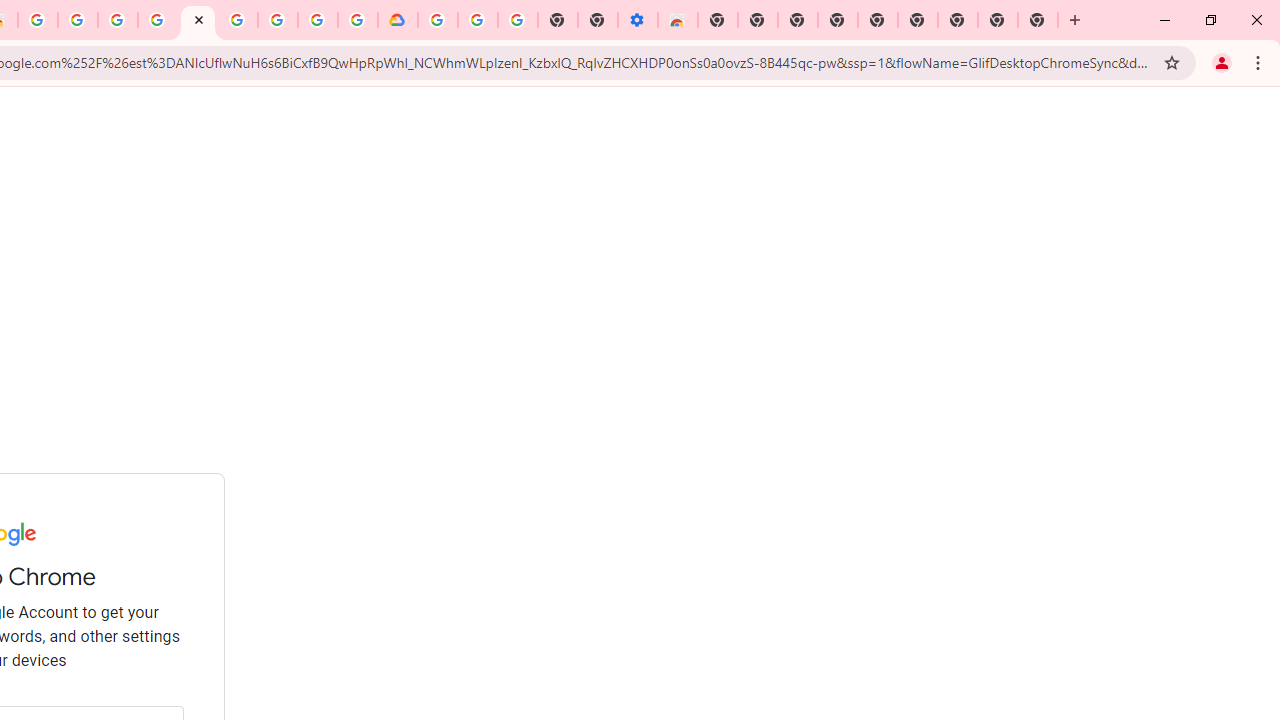 This screenshot has height=720, width=1280. I want to click on 'Sign in - Google Accounts', so click(197, 20).